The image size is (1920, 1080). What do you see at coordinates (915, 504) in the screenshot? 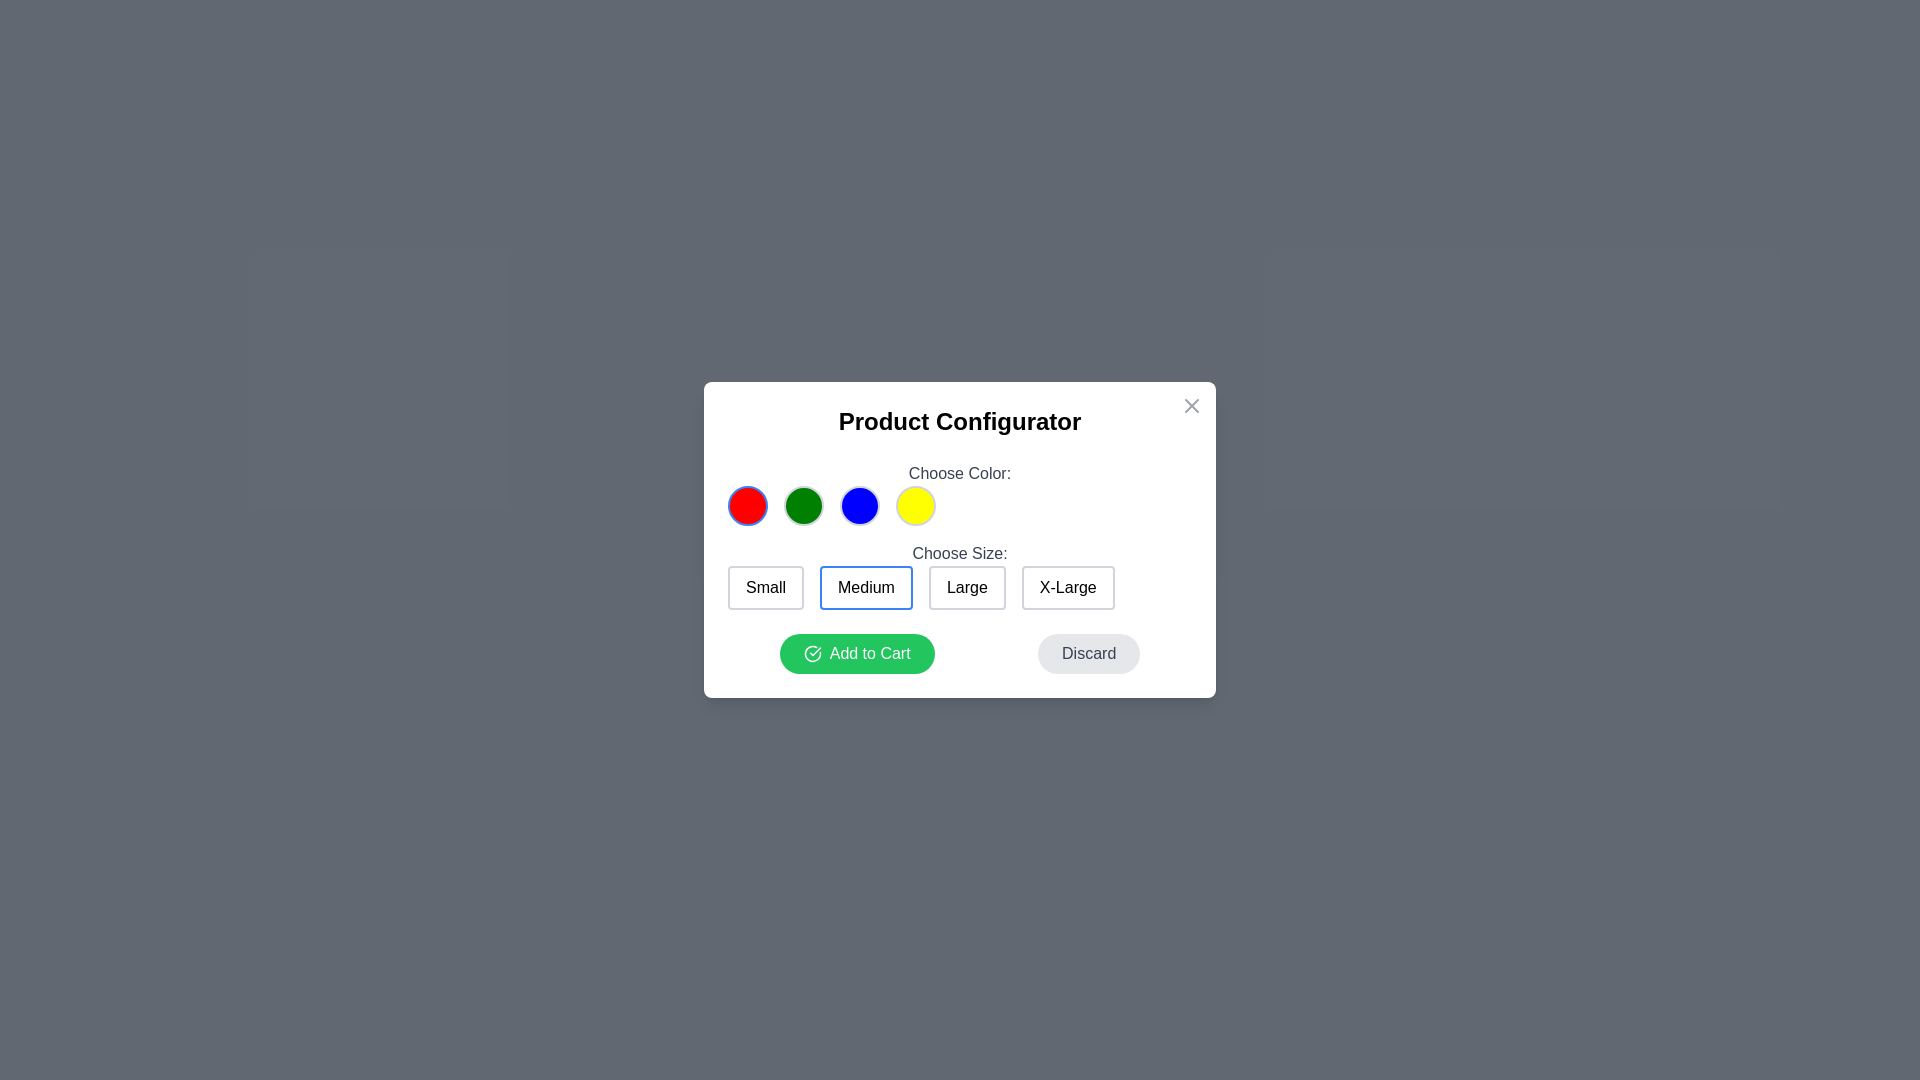
I see `the fourth circular button labeled 'Choose Color'` at bounding box center [915, 504].